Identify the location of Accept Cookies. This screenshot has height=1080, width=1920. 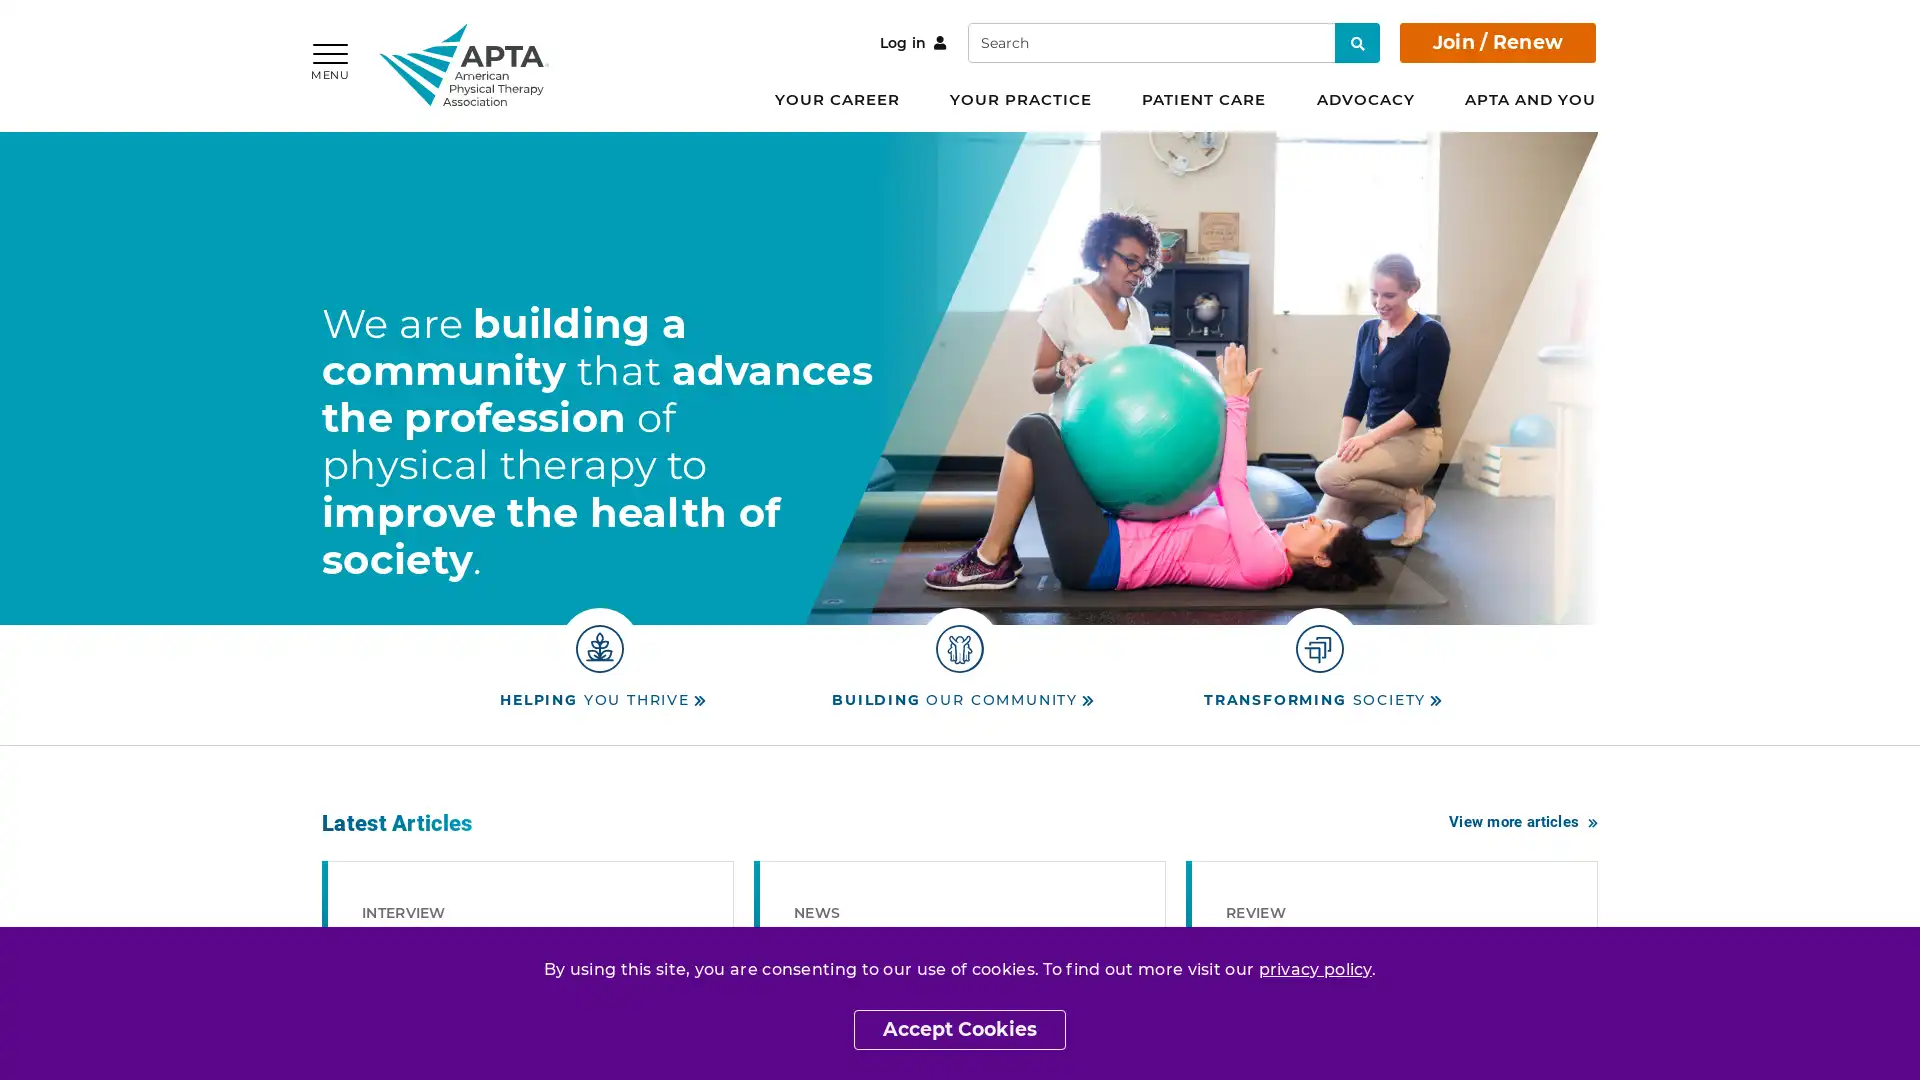
(960, 1029).